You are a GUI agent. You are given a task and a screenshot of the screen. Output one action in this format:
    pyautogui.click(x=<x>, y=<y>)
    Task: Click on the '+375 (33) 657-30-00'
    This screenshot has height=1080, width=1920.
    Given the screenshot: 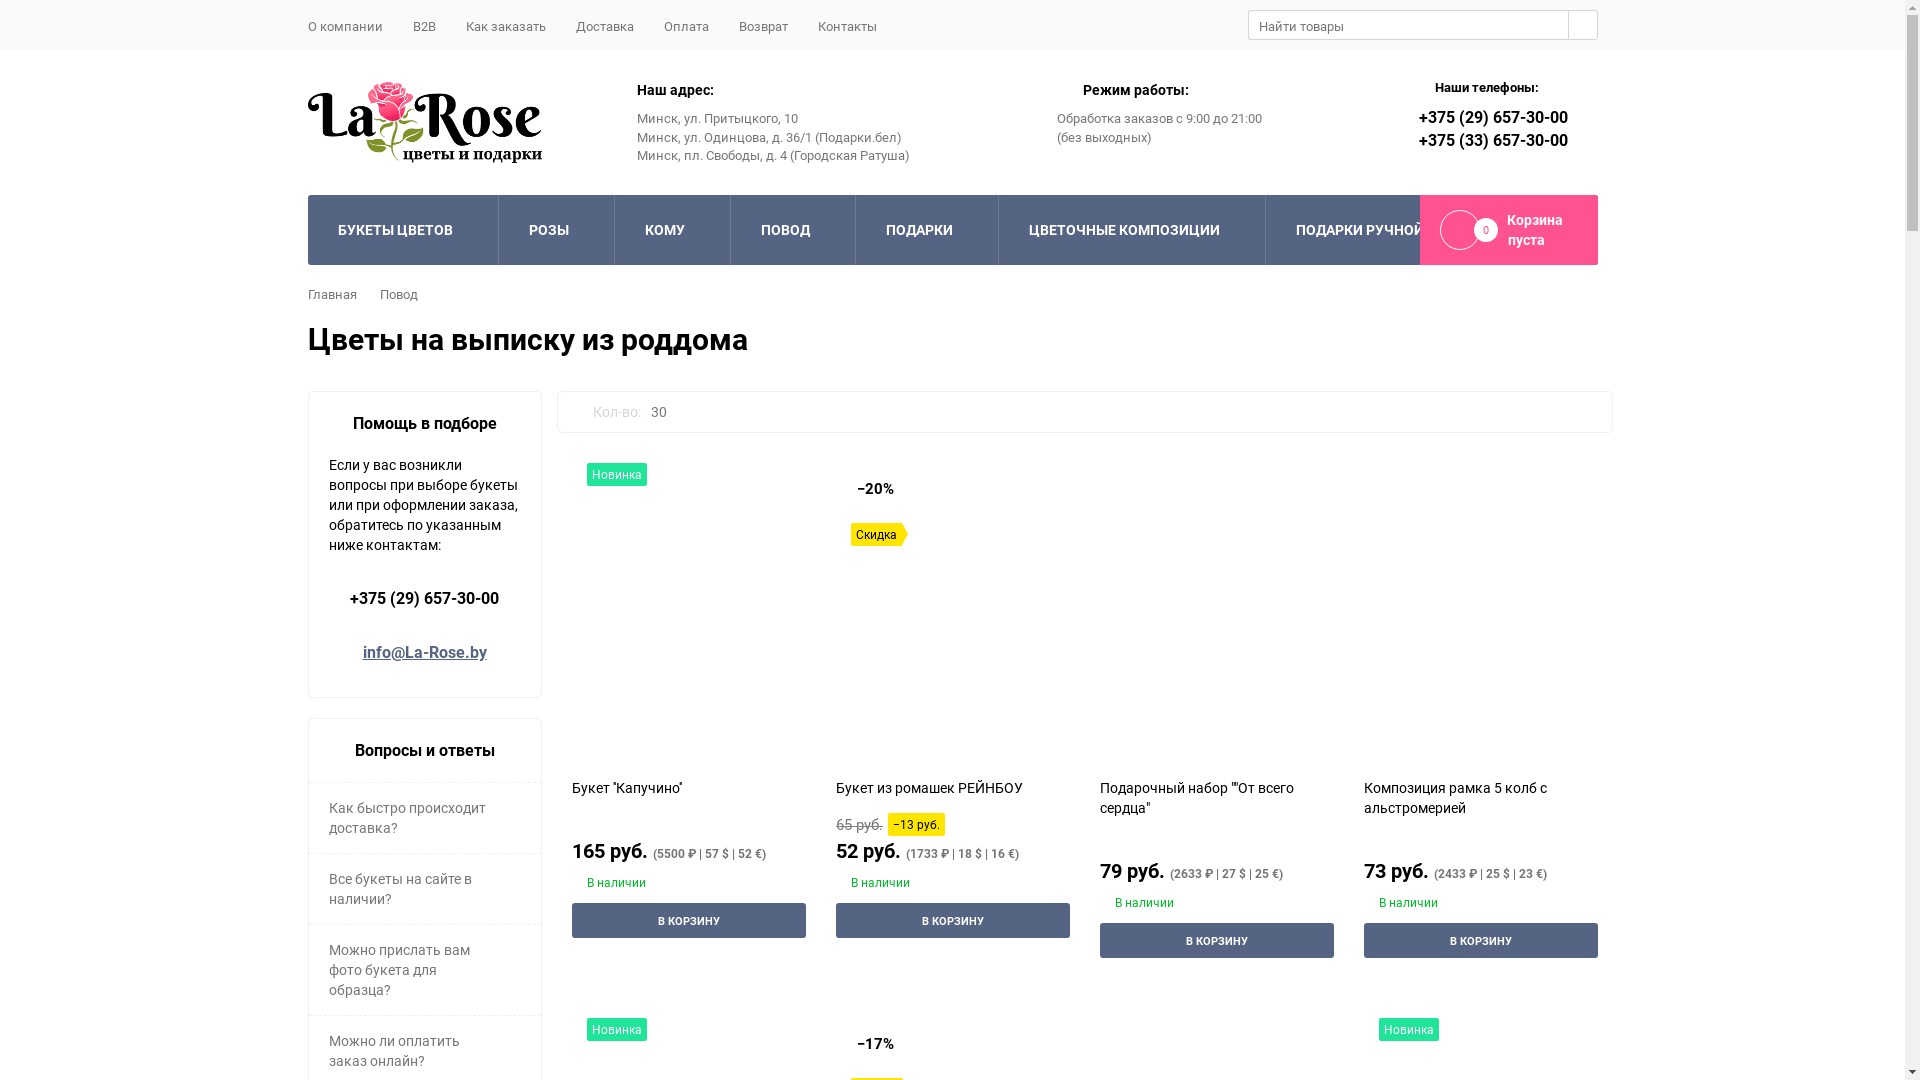 What is the action you would take?
    pyautogui.click(x=1416, y=138)
    